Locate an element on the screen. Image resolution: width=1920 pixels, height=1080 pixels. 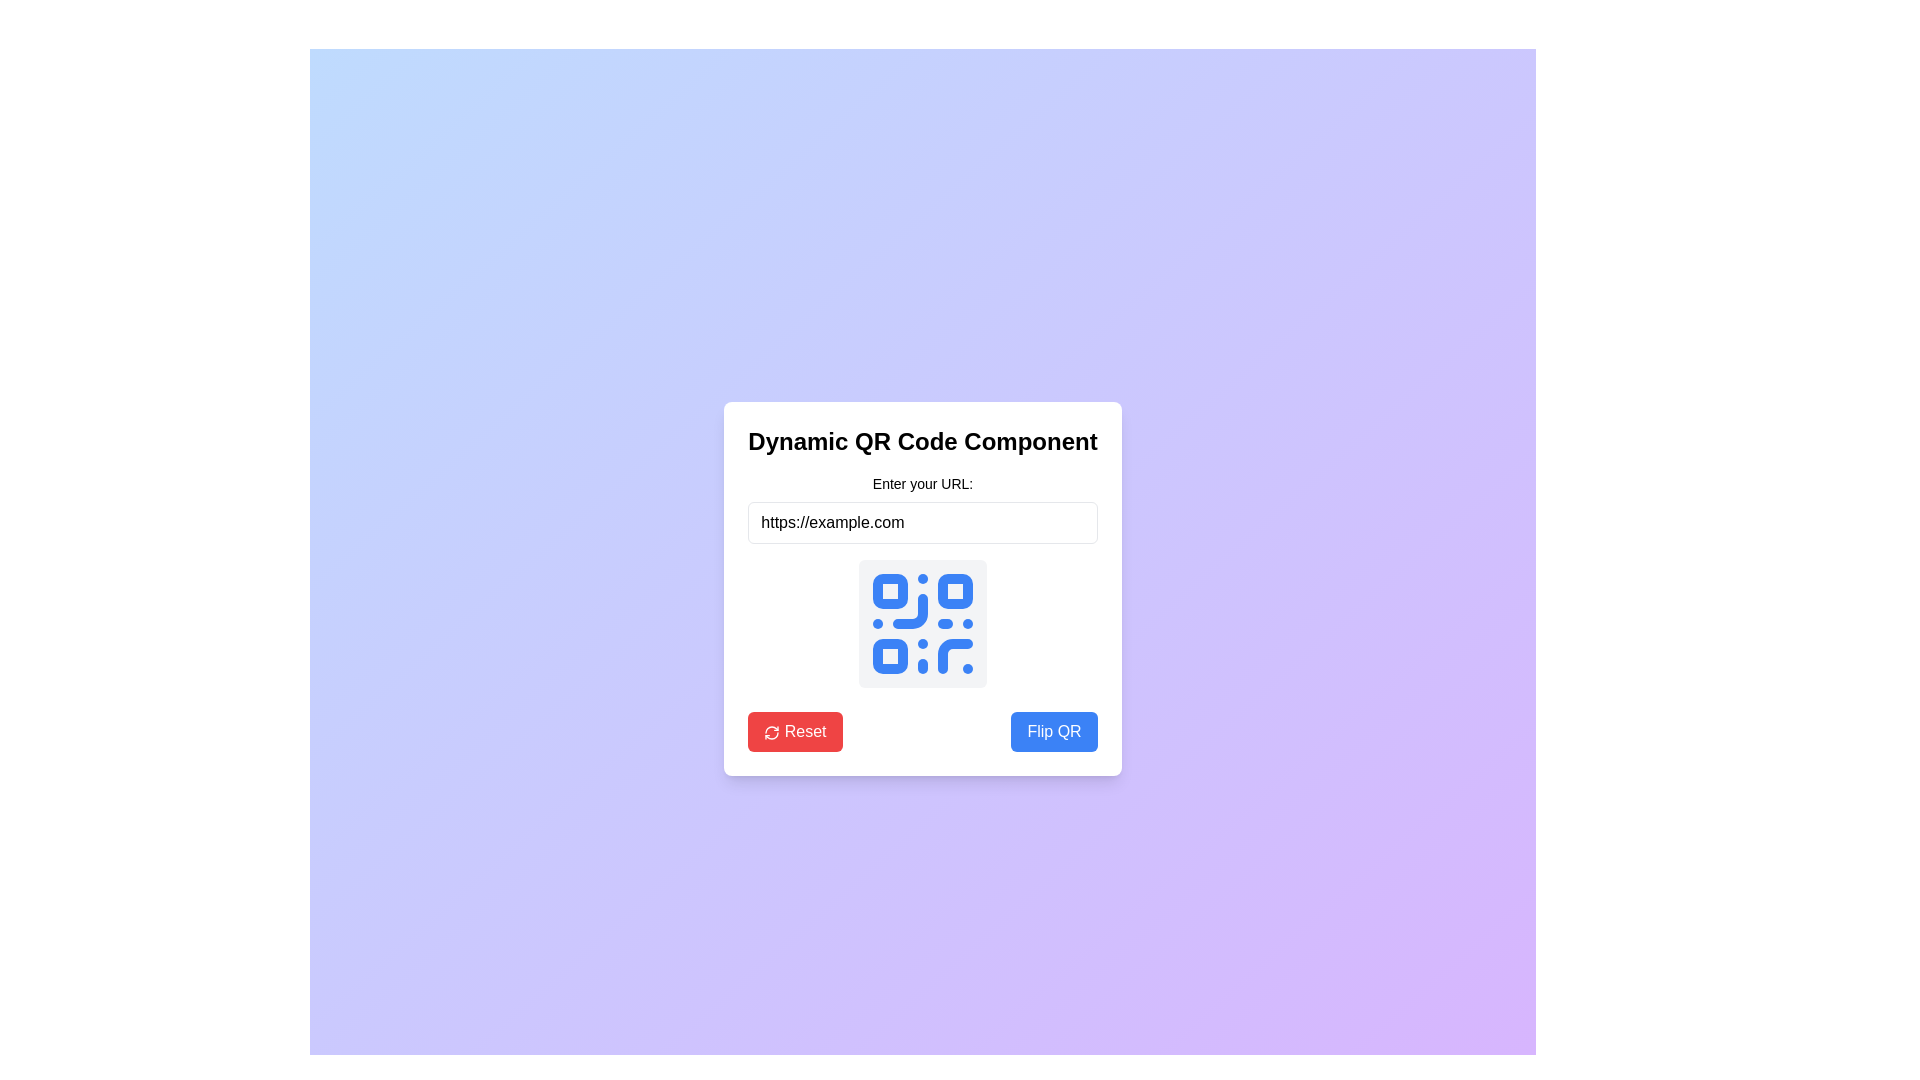
the refresh icon located inside the 'Reset' button, positioned to the left of the text 'Reset' in the bottom-left corner of the modal window is located at coordinates (771, 732).